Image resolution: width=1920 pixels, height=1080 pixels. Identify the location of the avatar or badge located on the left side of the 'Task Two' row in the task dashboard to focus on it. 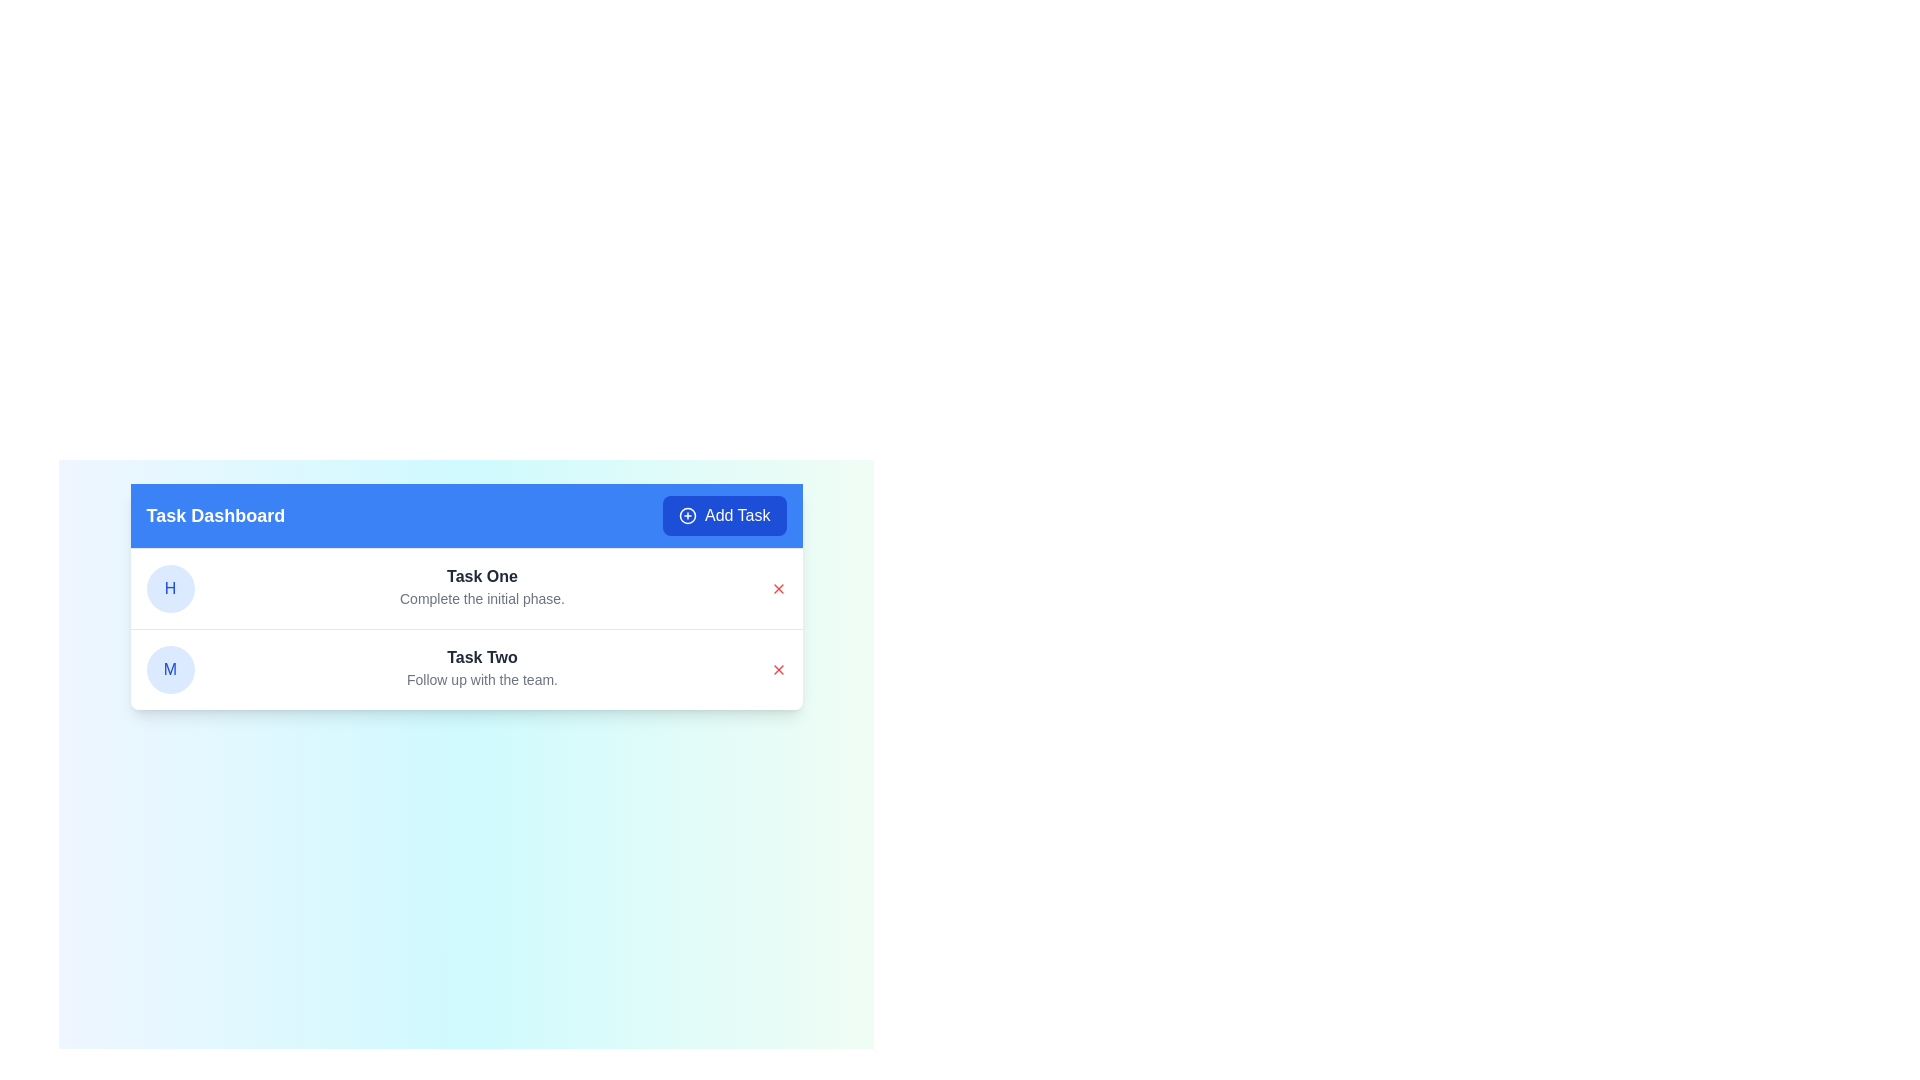
(170, 670).